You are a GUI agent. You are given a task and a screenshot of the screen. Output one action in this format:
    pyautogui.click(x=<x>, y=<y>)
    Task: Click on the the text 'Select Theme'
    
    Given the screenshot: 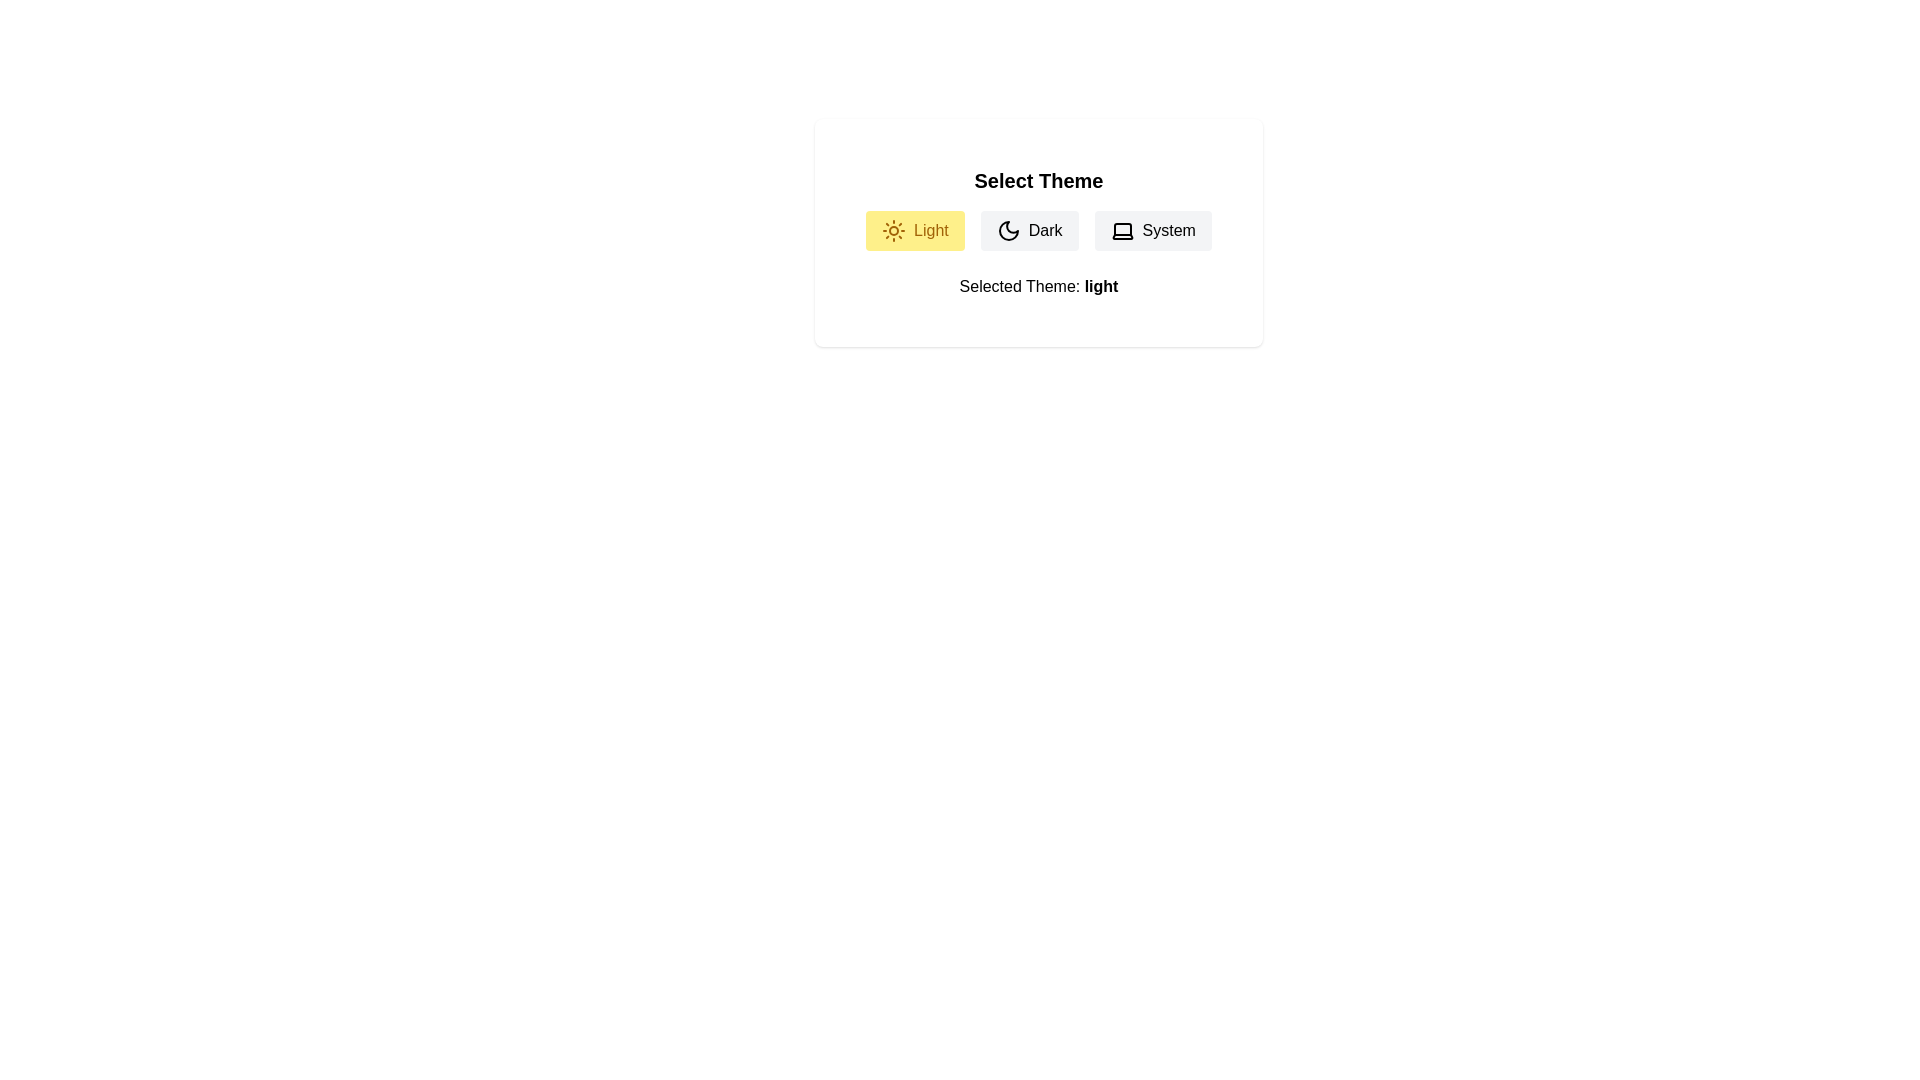 What is the action you would take?
    pyautogui.click(x=1038, y=181)
    